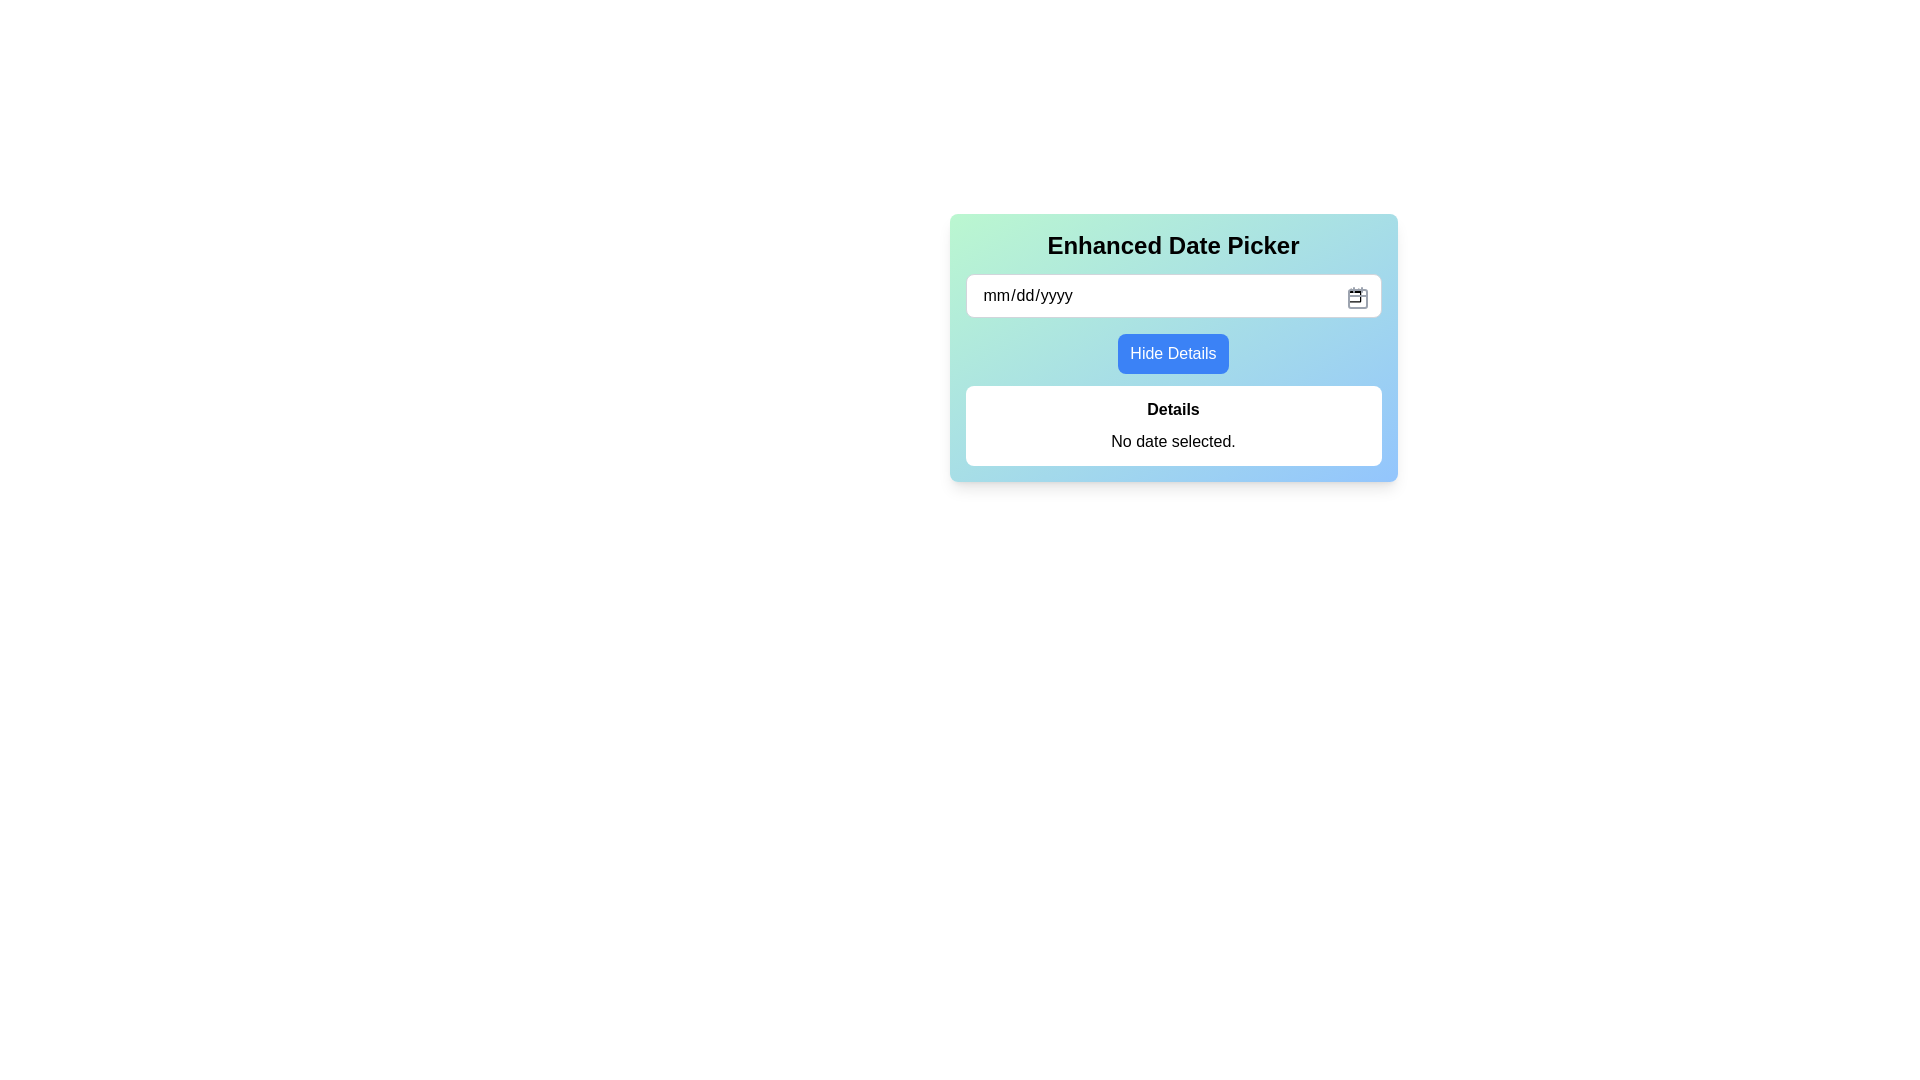 The height and width of the screenshot is (1080, 1920). I want to click on text content of the informational label located beneath the 'Details' heading, which displays a message about the absence of a selected date, so click(1173, 441).